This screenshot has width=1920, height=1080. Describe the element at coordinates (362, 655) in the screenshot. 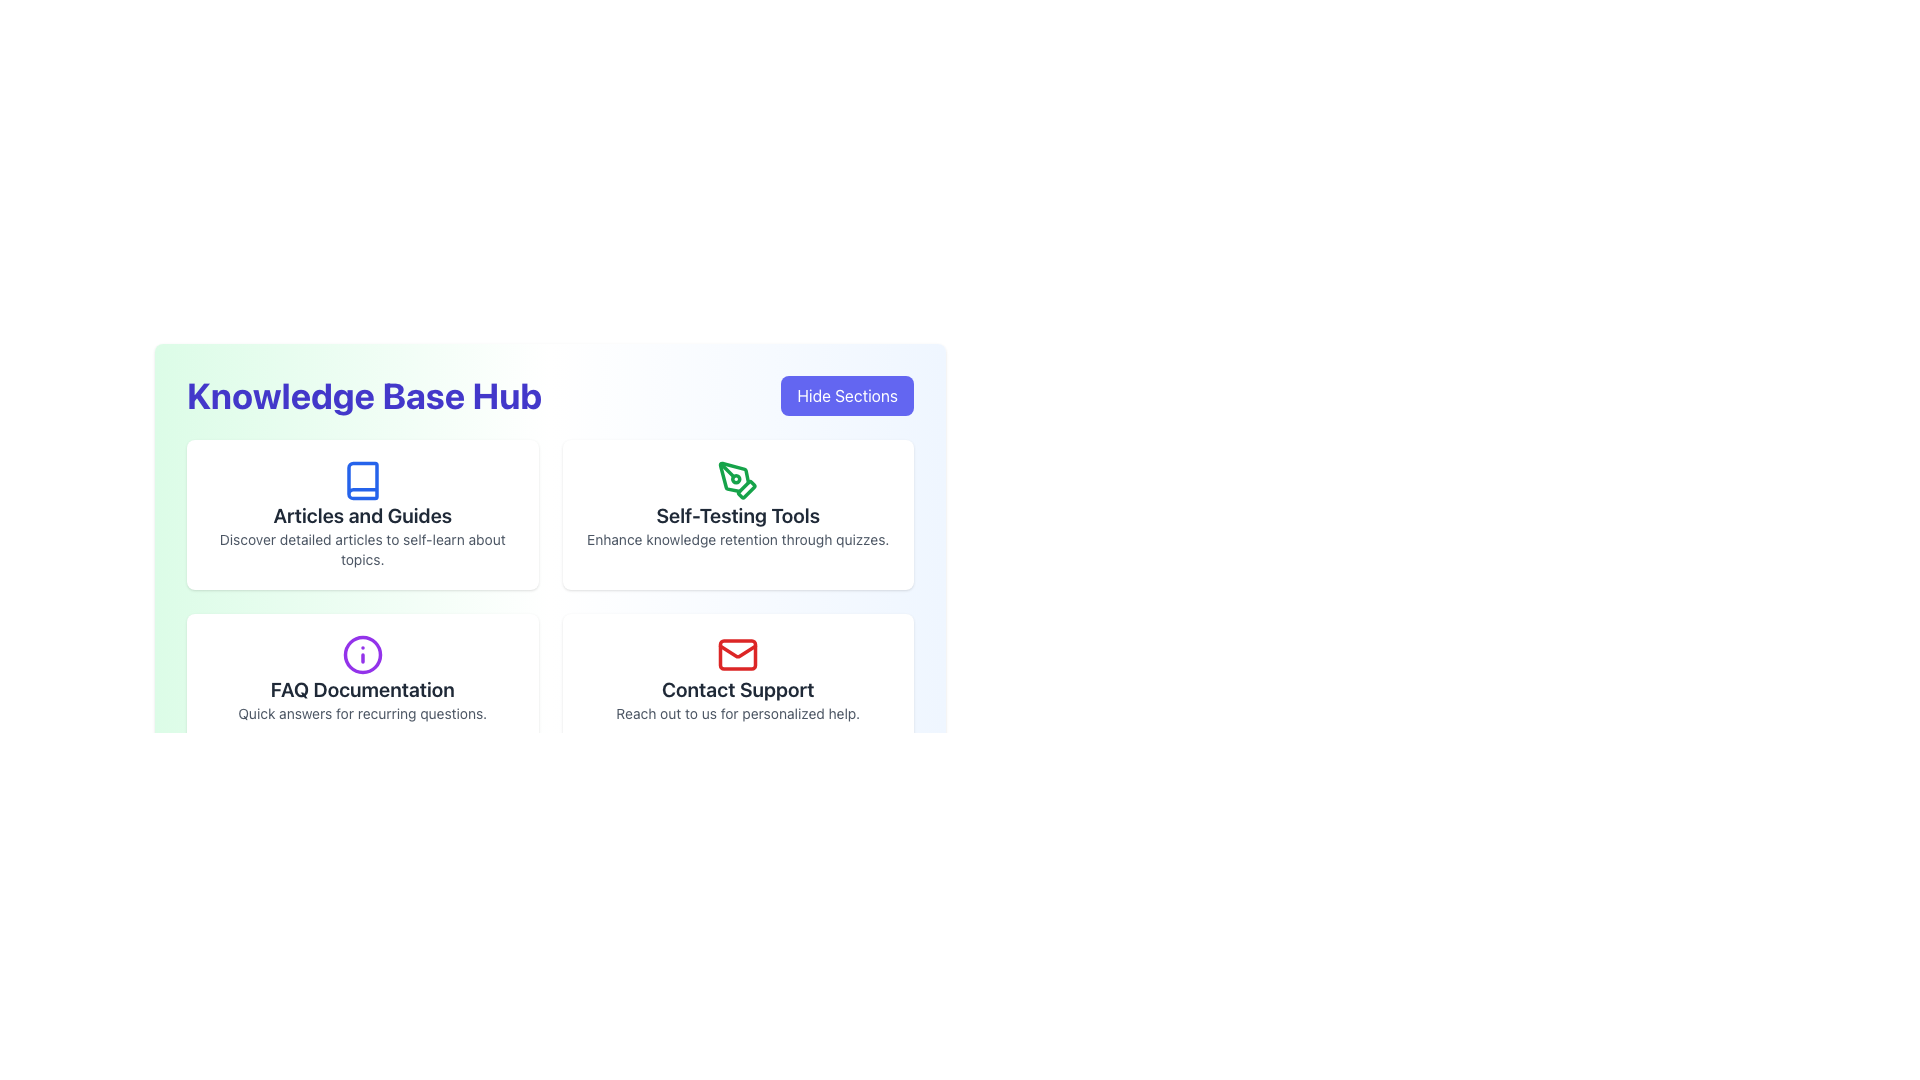

I see `the FAQ Documentation icon located above the section's title, which signifies the information hub for frequently asked questions` at that location.